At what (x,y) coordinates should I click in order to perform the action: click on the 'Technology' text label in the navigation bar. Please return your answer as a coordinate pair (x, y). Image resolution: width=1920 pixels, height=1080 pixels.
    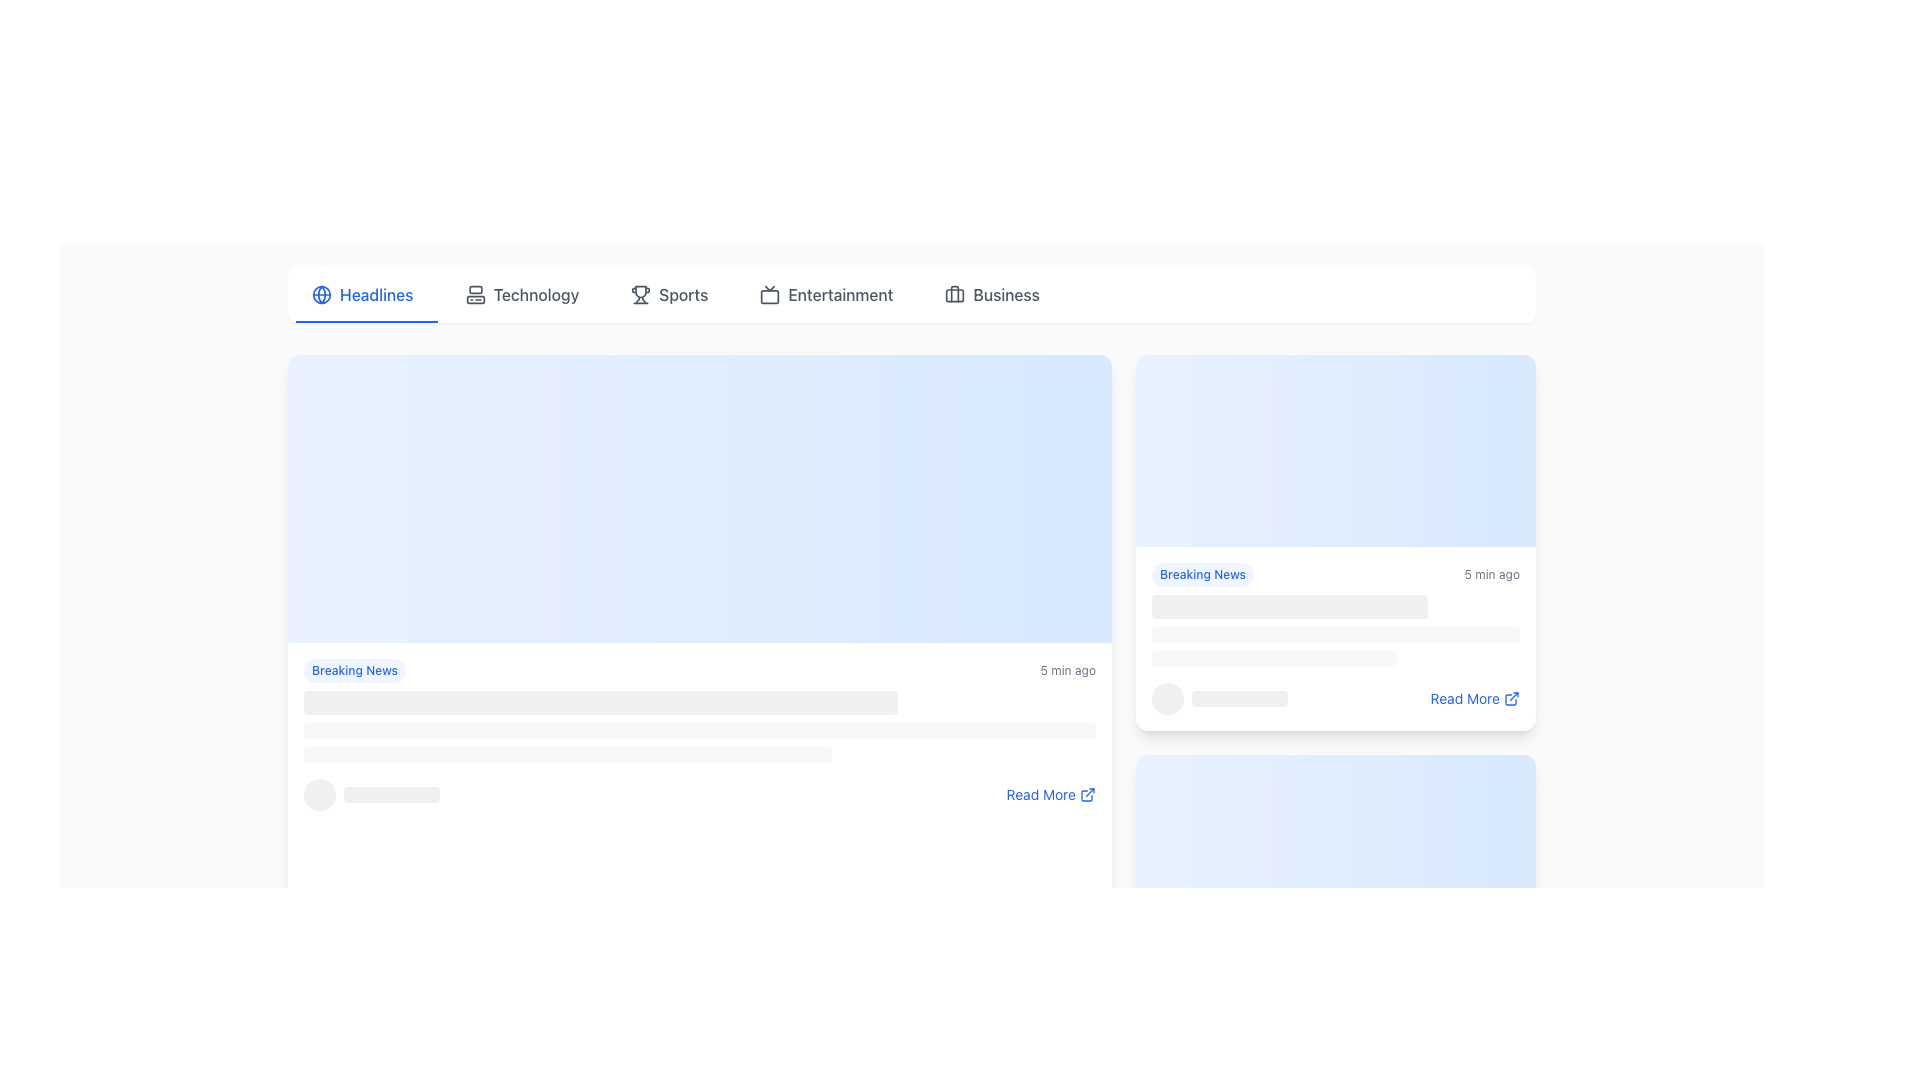
    Looking at the image, I should click on (536, 294).